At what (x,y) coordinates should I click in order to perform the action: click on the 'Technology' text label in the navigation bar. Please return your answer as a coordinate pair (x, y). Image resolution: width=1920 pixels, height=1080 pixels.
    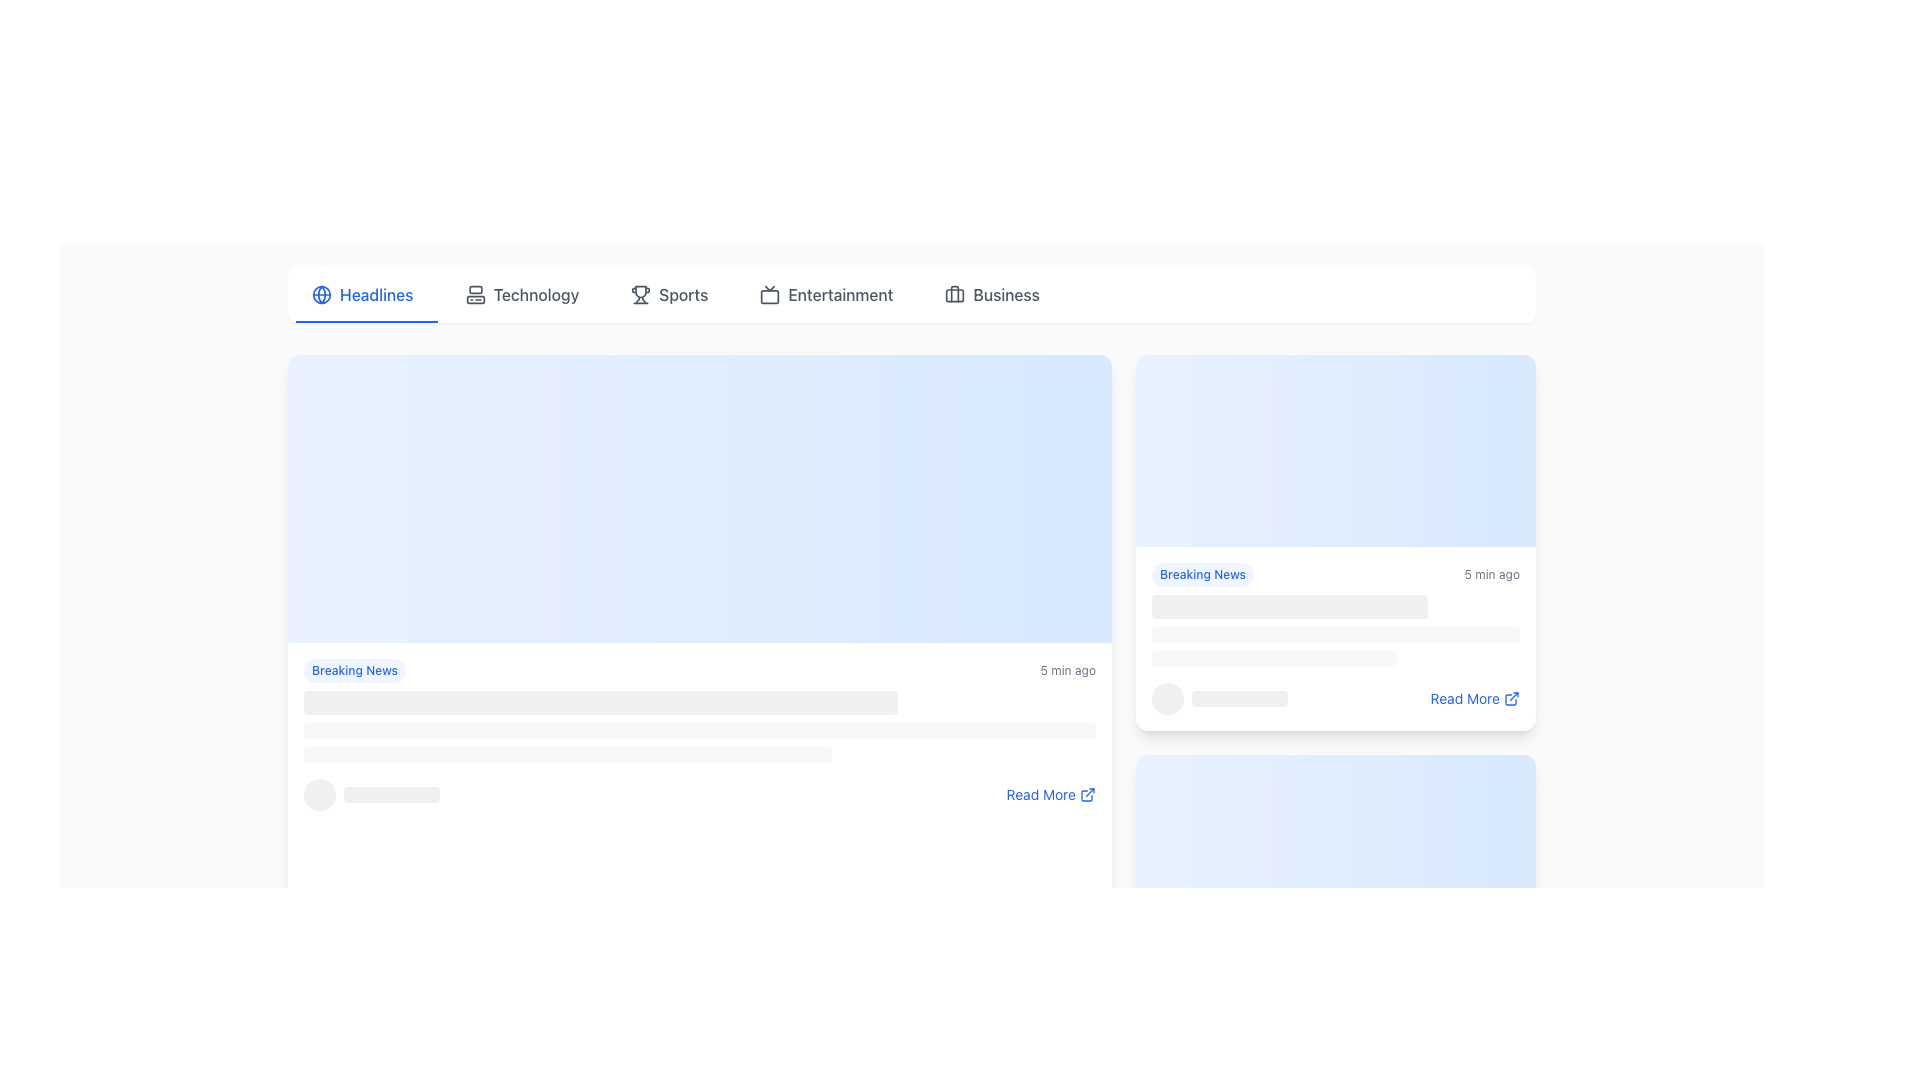
    Looking at the image, I should click on (536, 294).